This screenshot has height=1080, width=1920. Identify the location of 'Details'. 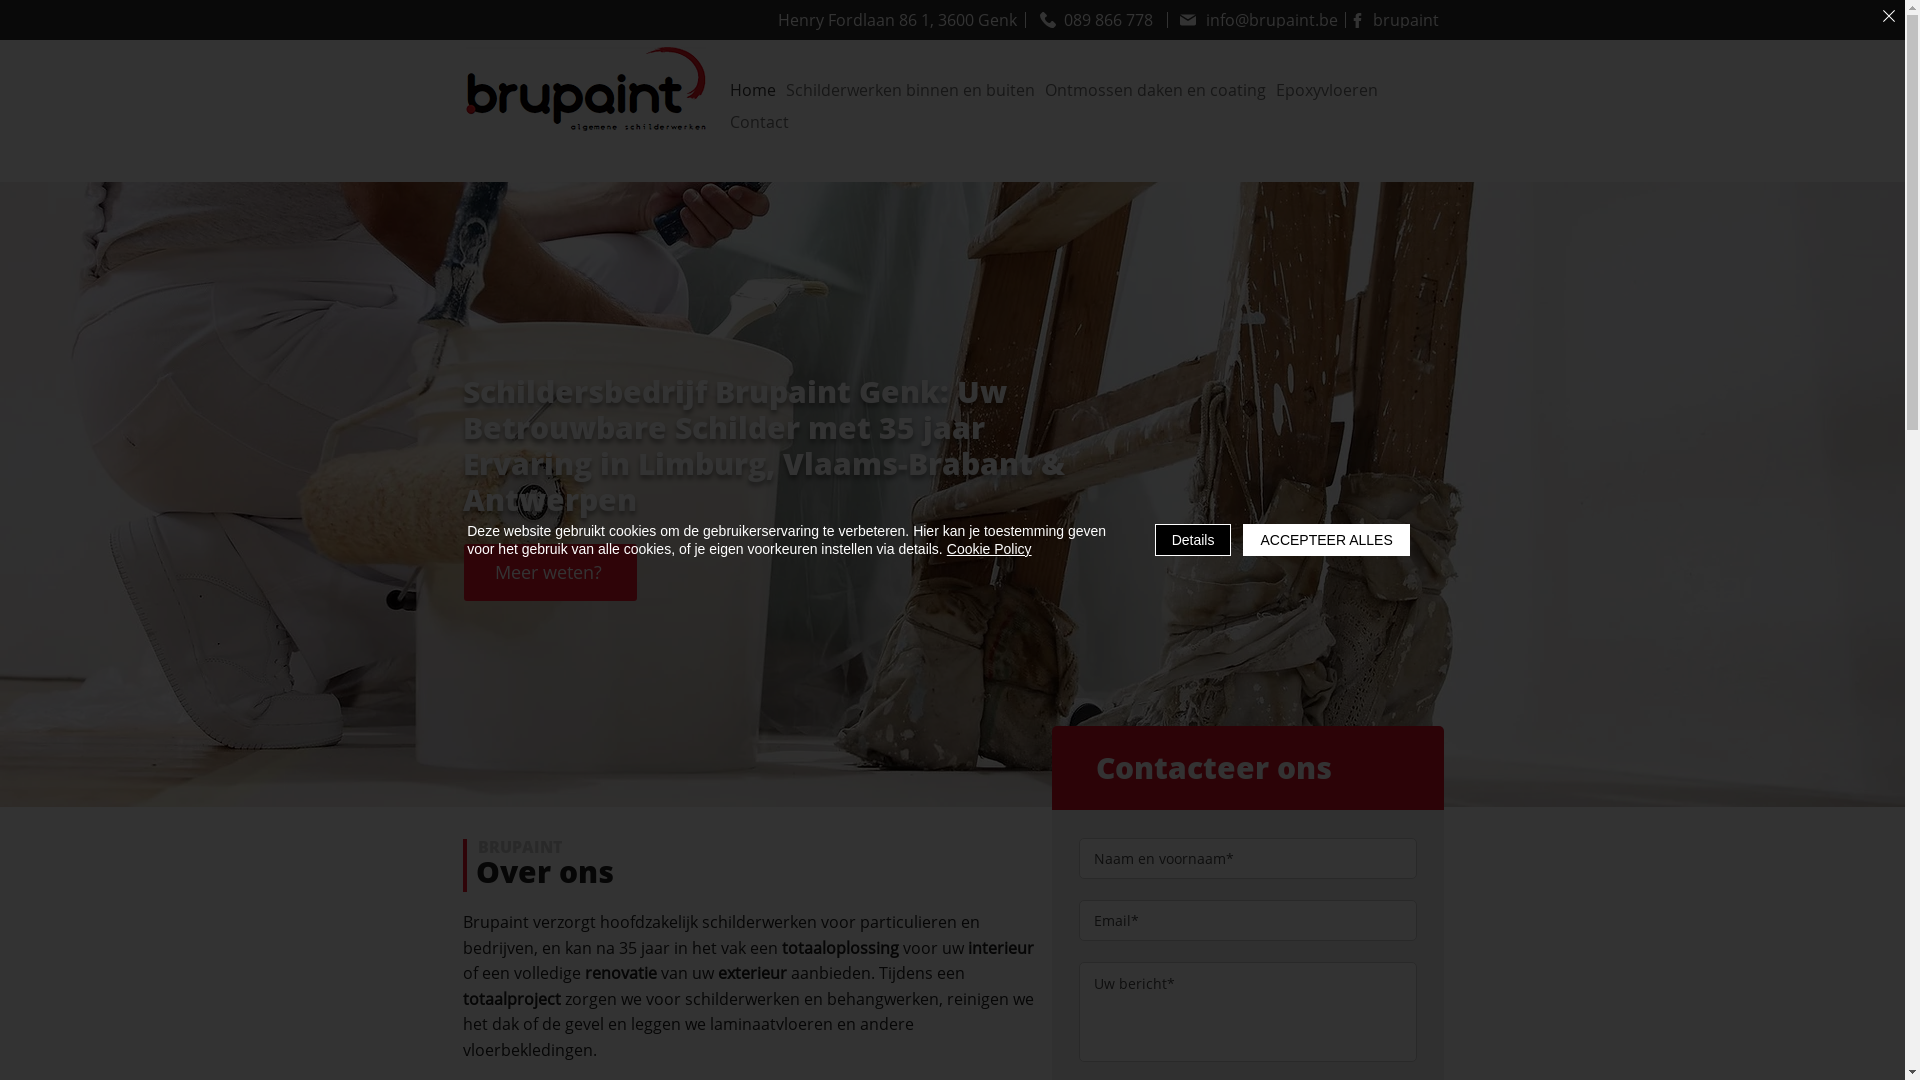
(1193, 540).